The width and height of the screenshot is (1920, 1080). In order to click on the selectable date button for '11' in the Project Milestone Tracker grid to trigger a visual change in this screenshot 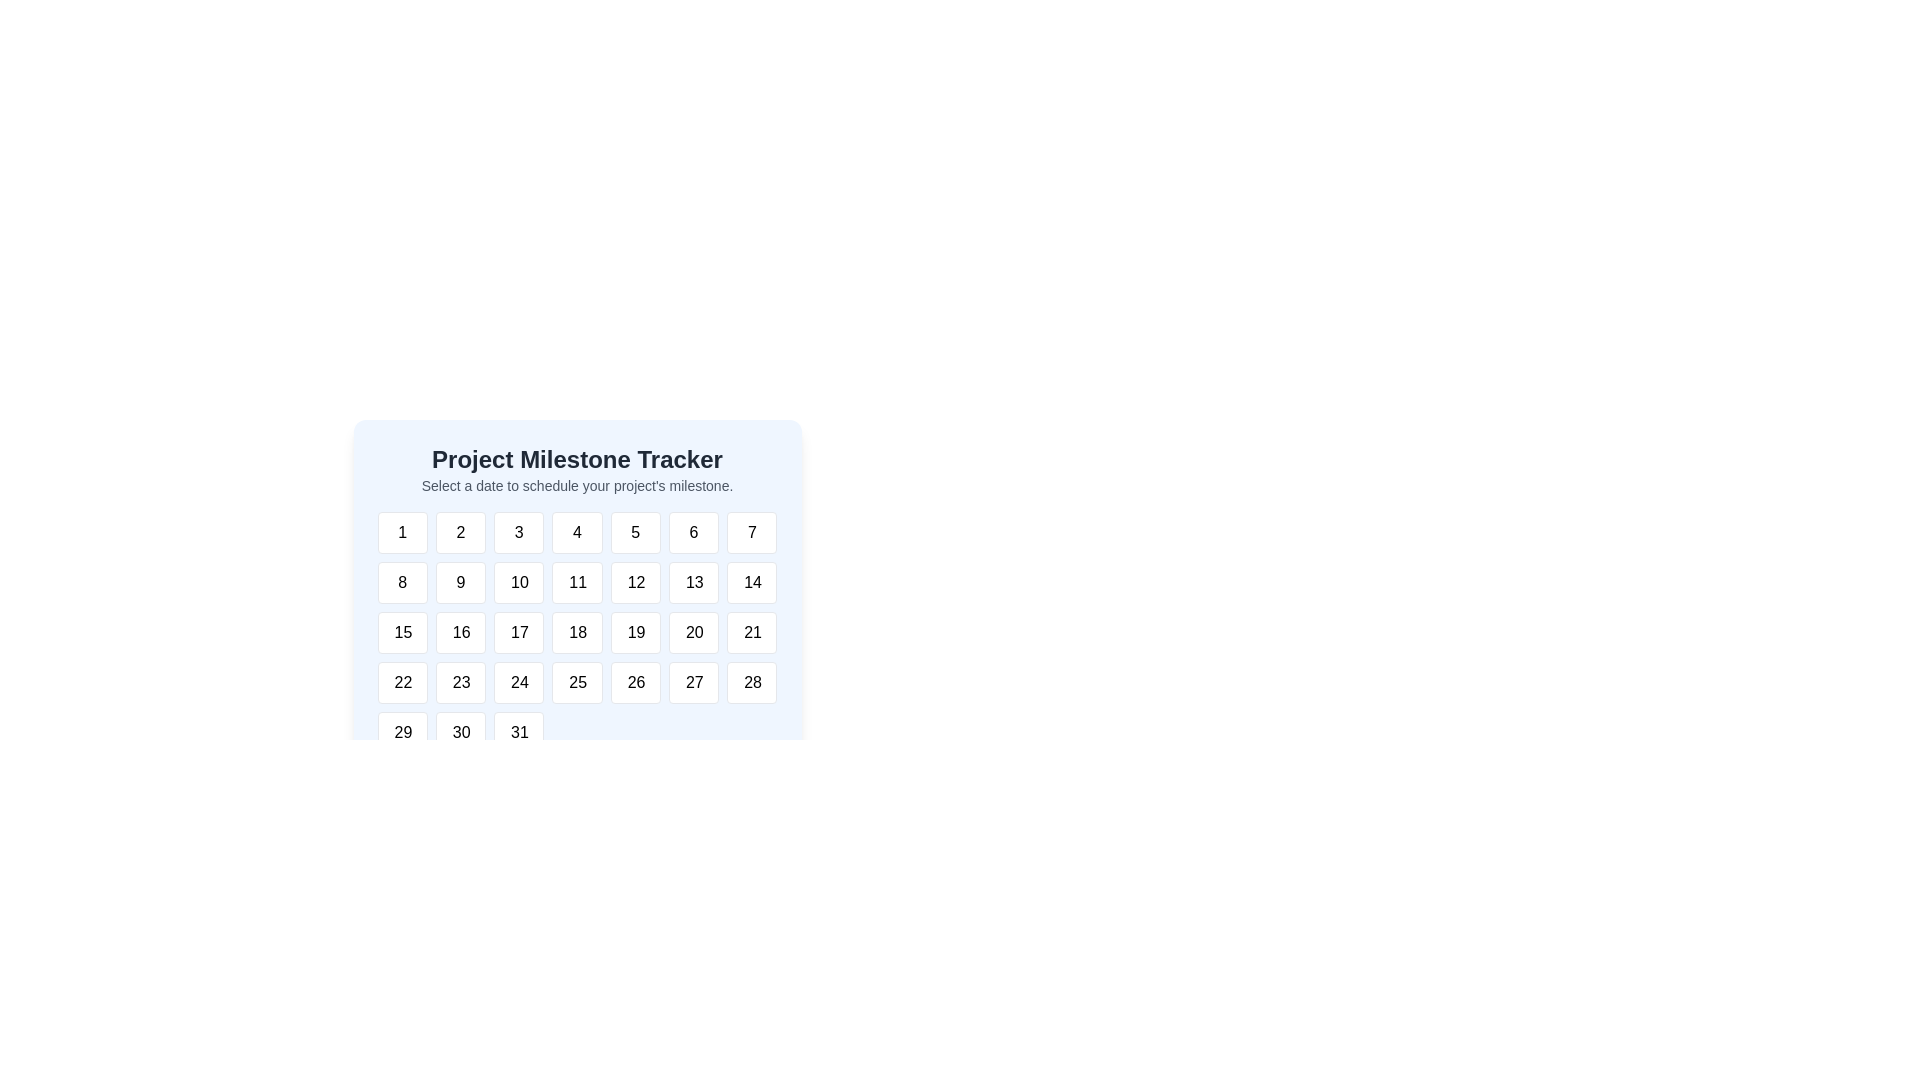, I will do `click(576, 582)`.